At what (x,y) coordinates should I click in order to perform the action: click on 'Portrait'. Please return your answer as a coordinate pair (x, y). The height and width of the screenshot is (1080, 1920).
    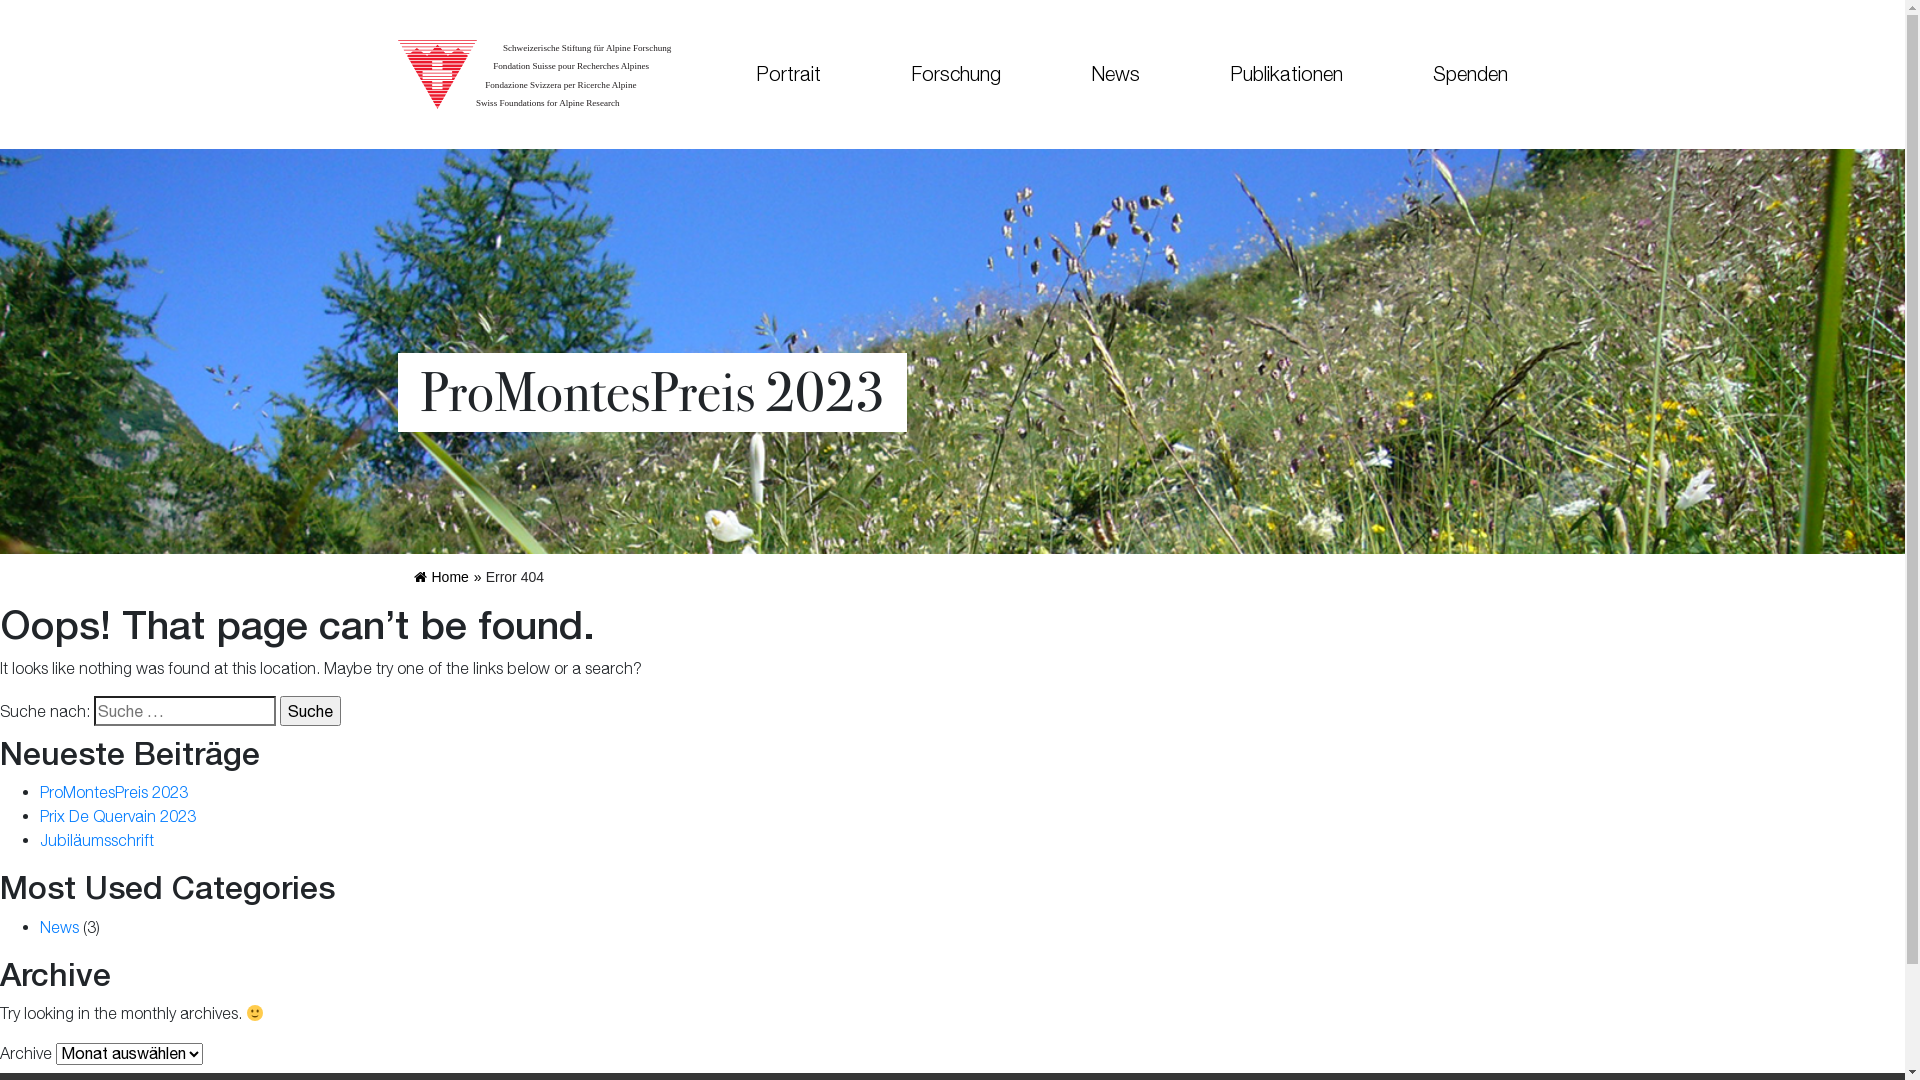
    Looking at the image, I should click on (786, 72).